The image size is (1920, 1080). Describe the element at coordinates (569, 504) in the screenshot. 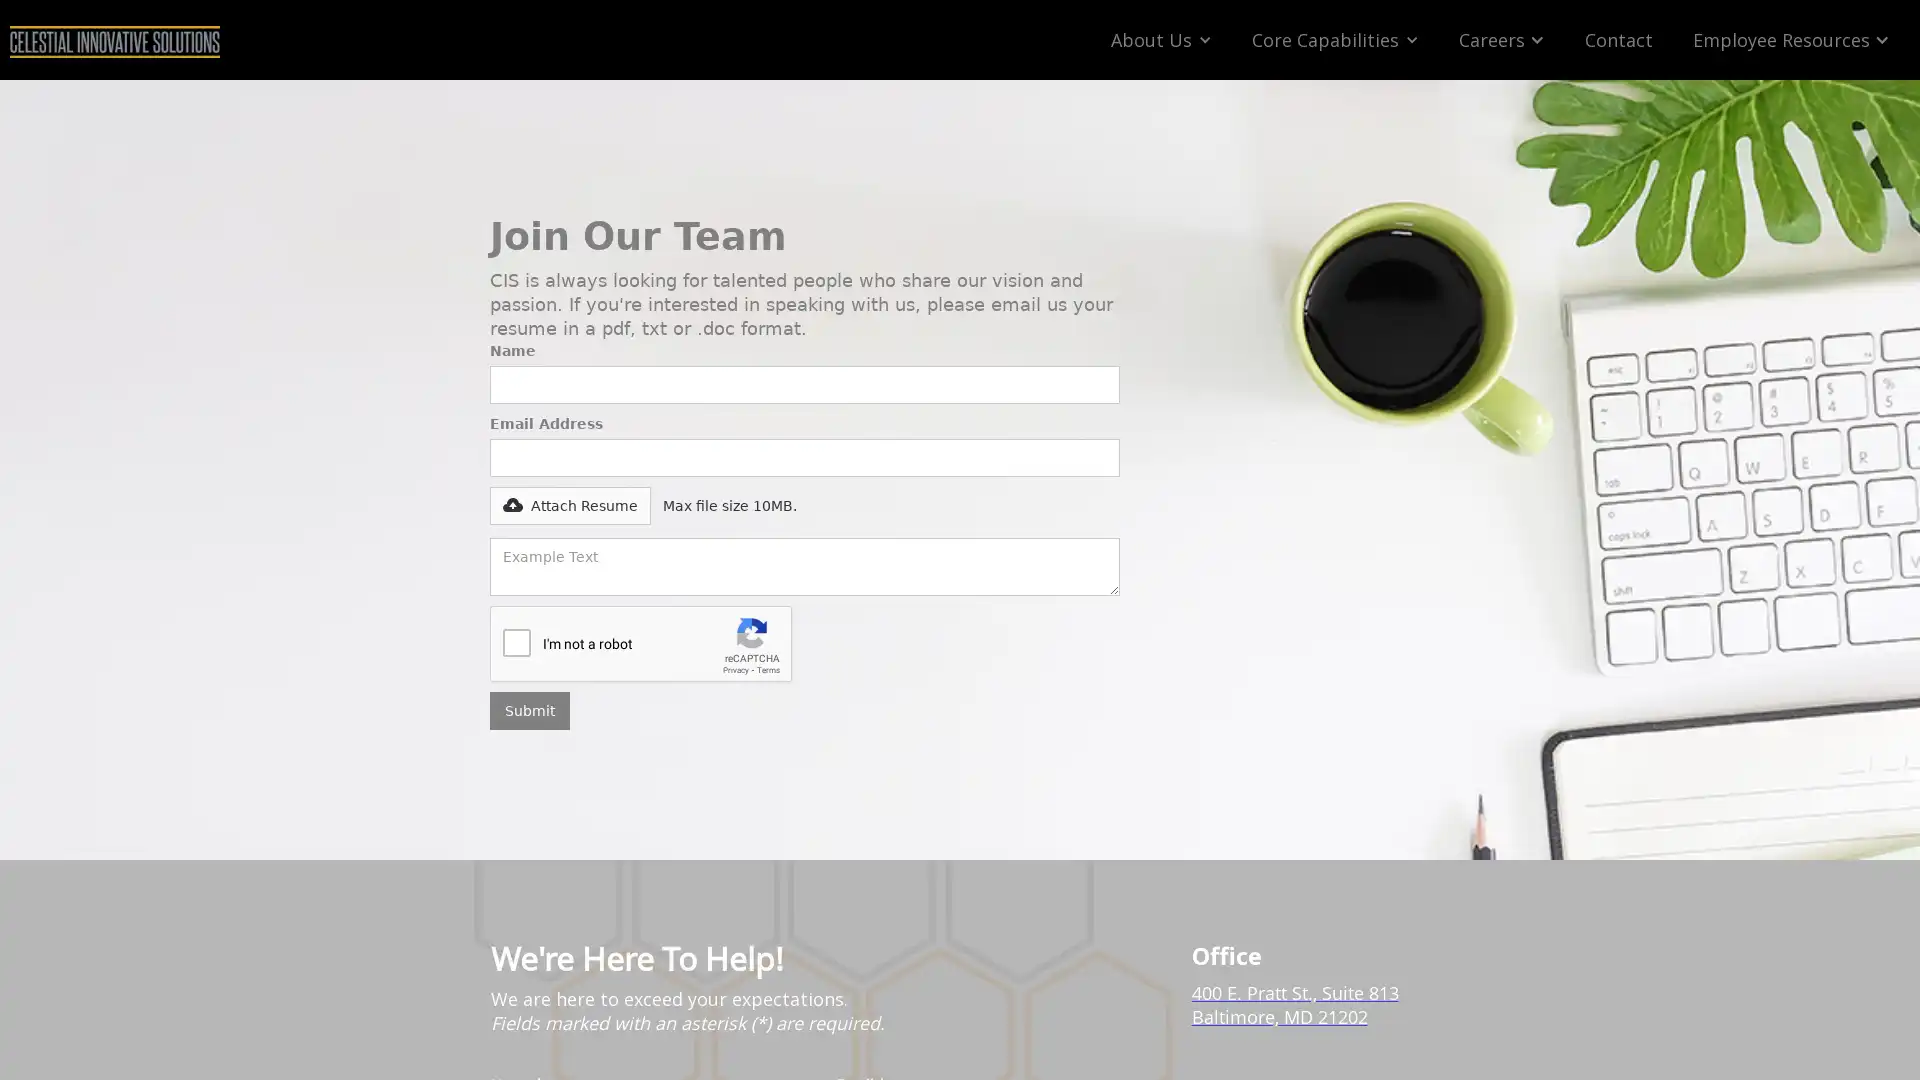

I see `Attach Resume` at that location.